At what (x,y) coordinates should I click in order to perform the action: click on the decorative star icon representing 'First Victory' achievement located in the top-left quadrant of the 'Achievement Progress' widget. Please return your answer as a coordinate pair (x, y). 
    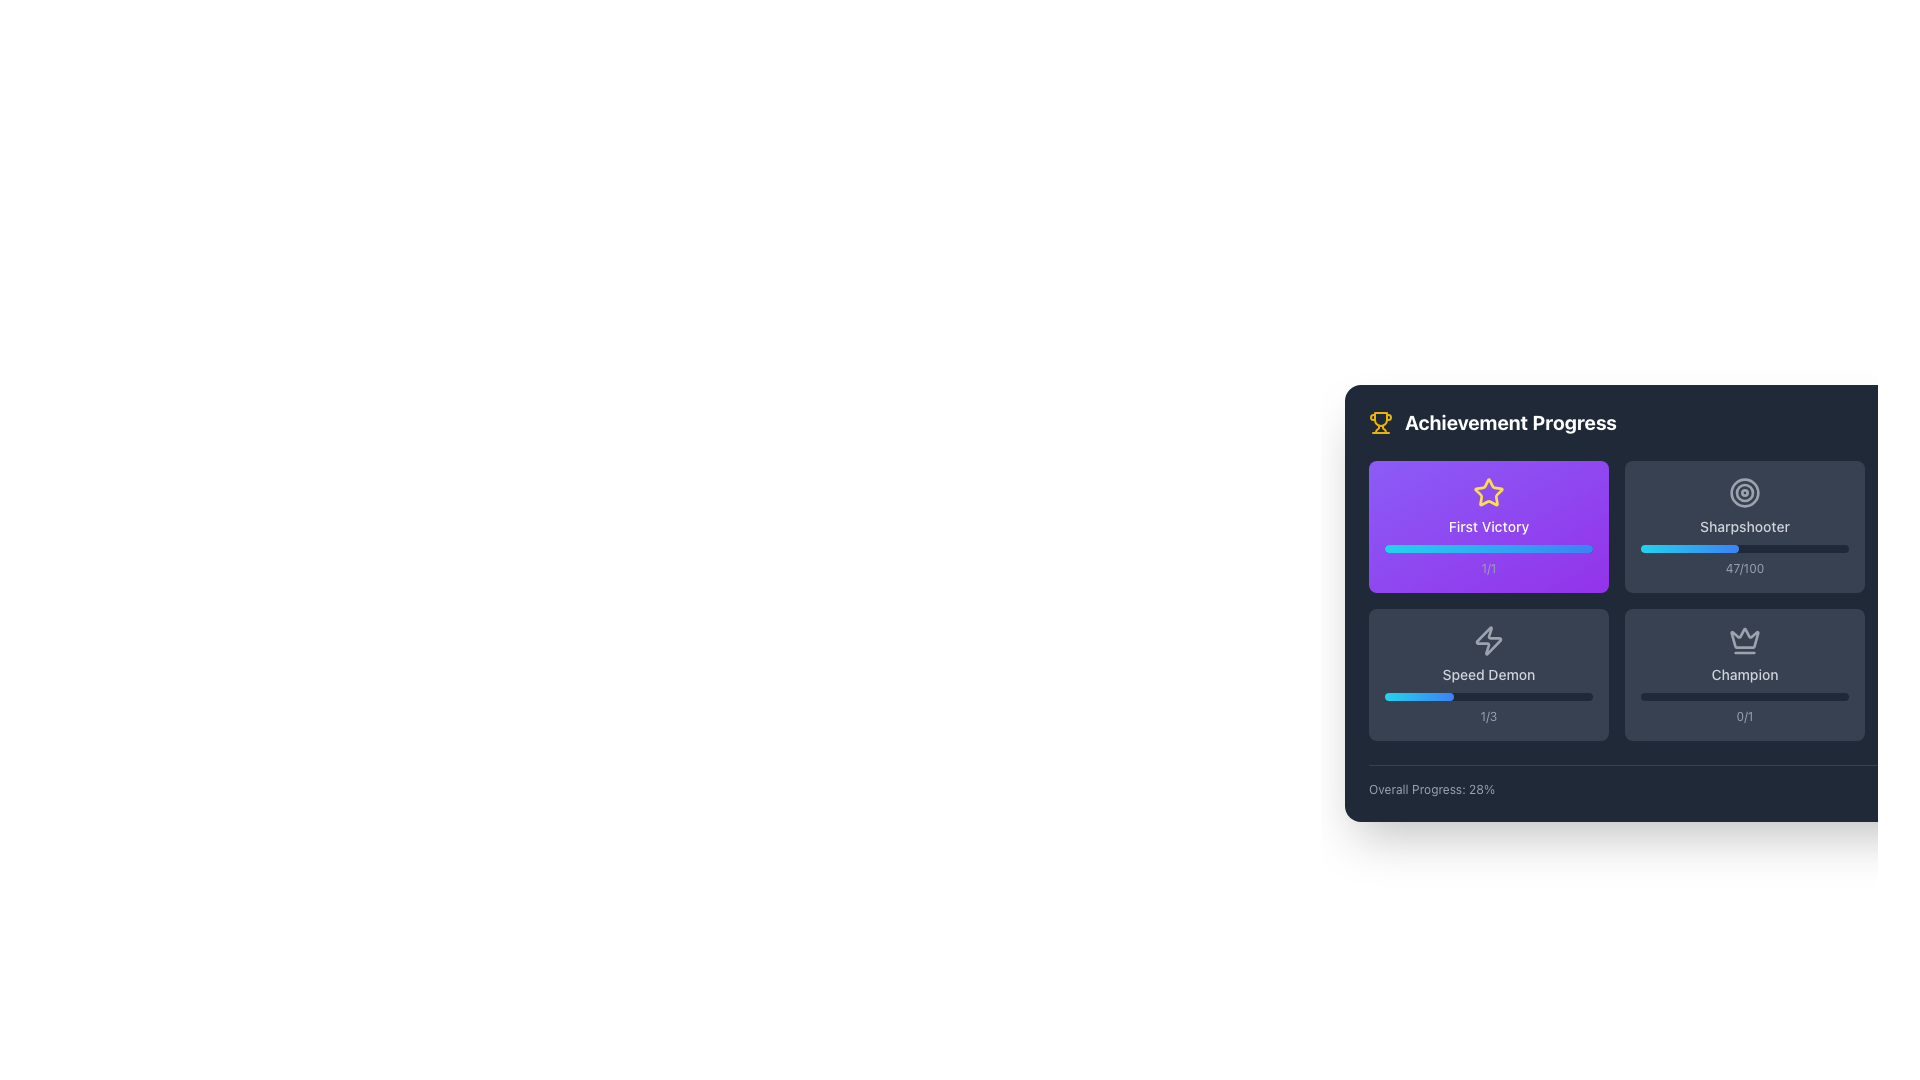
    Looking at the image, I should click on (1488, 492).